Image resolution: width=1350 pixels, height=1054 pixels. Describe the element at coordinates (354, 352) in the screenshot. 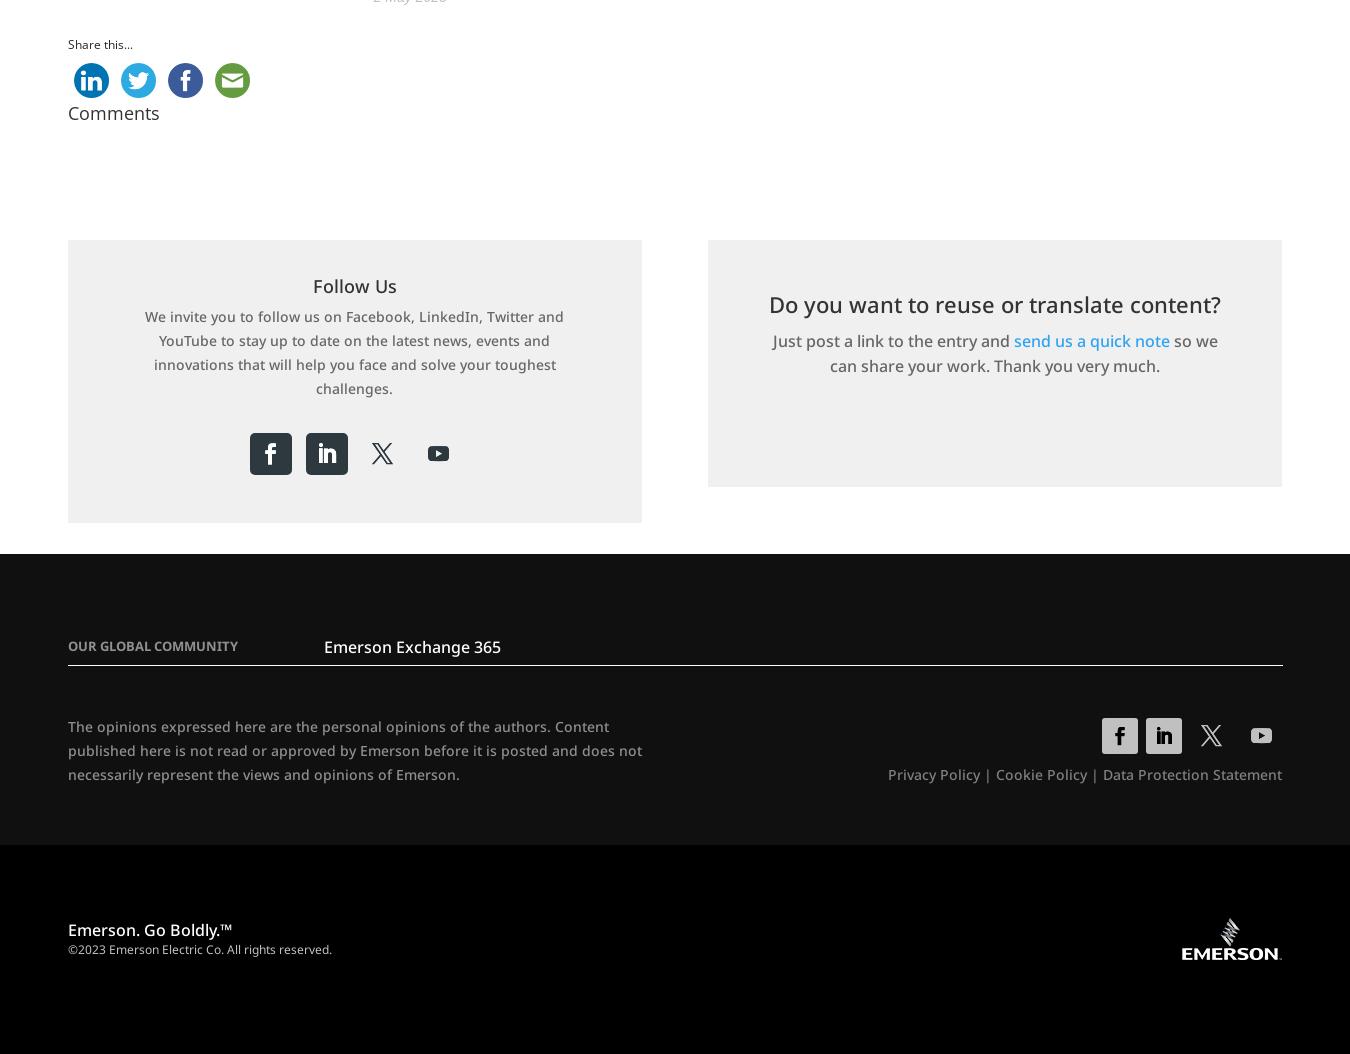

I see `'We invite you to follow us on Facebook, LinkedIn, Twitter and YouTube to stay up to date on the latest news, events and innovations that will help you face and solve your toughest challenges.'` at that location.